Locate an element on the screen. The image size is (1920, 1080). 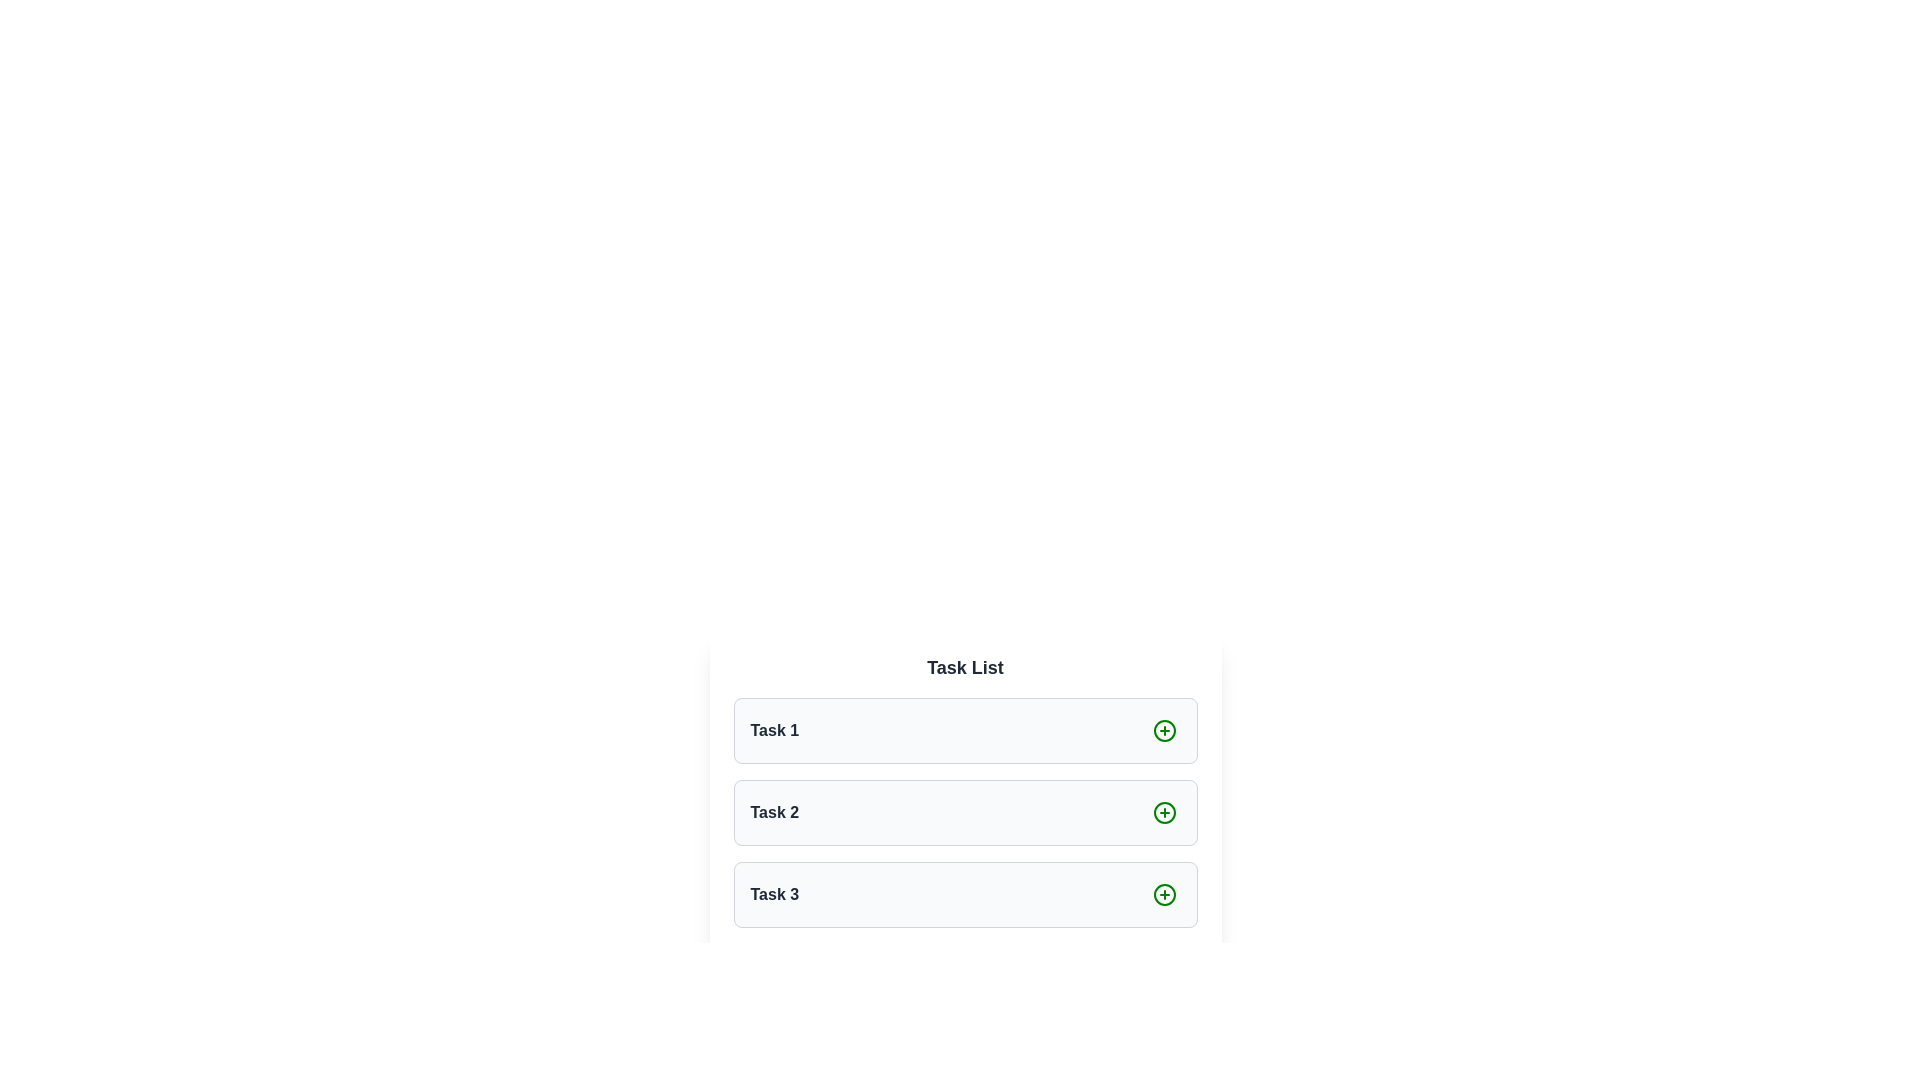
the circular green outlined plus icon located to the far right of the 'Task 3' list item is located at coordinates (1164, 893).